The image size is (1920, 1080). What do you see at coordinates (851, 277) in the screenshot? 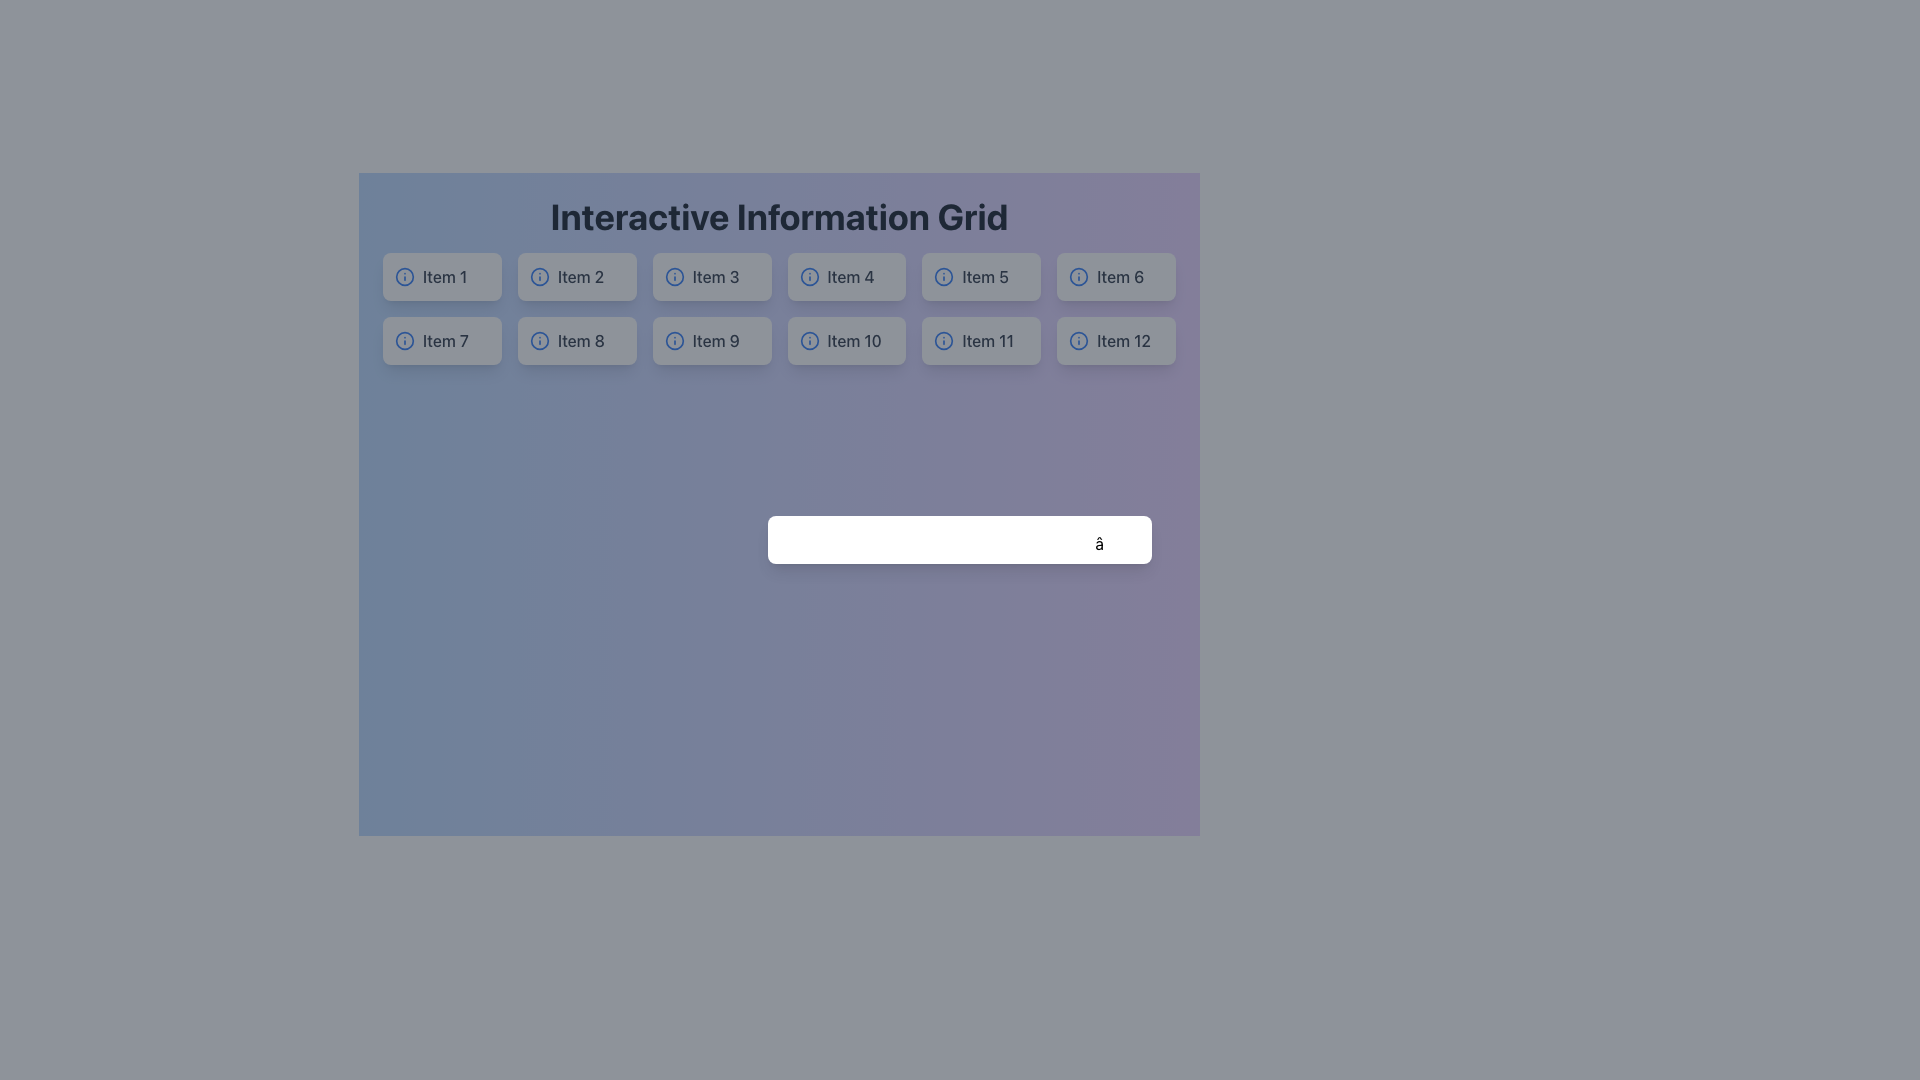
I see `the text label displaying 'Item 4', which is styled with a gray font color and medium font weight, located towards the center of the interface in a horizontal arrangement of items` at bounding box center [851, 277].